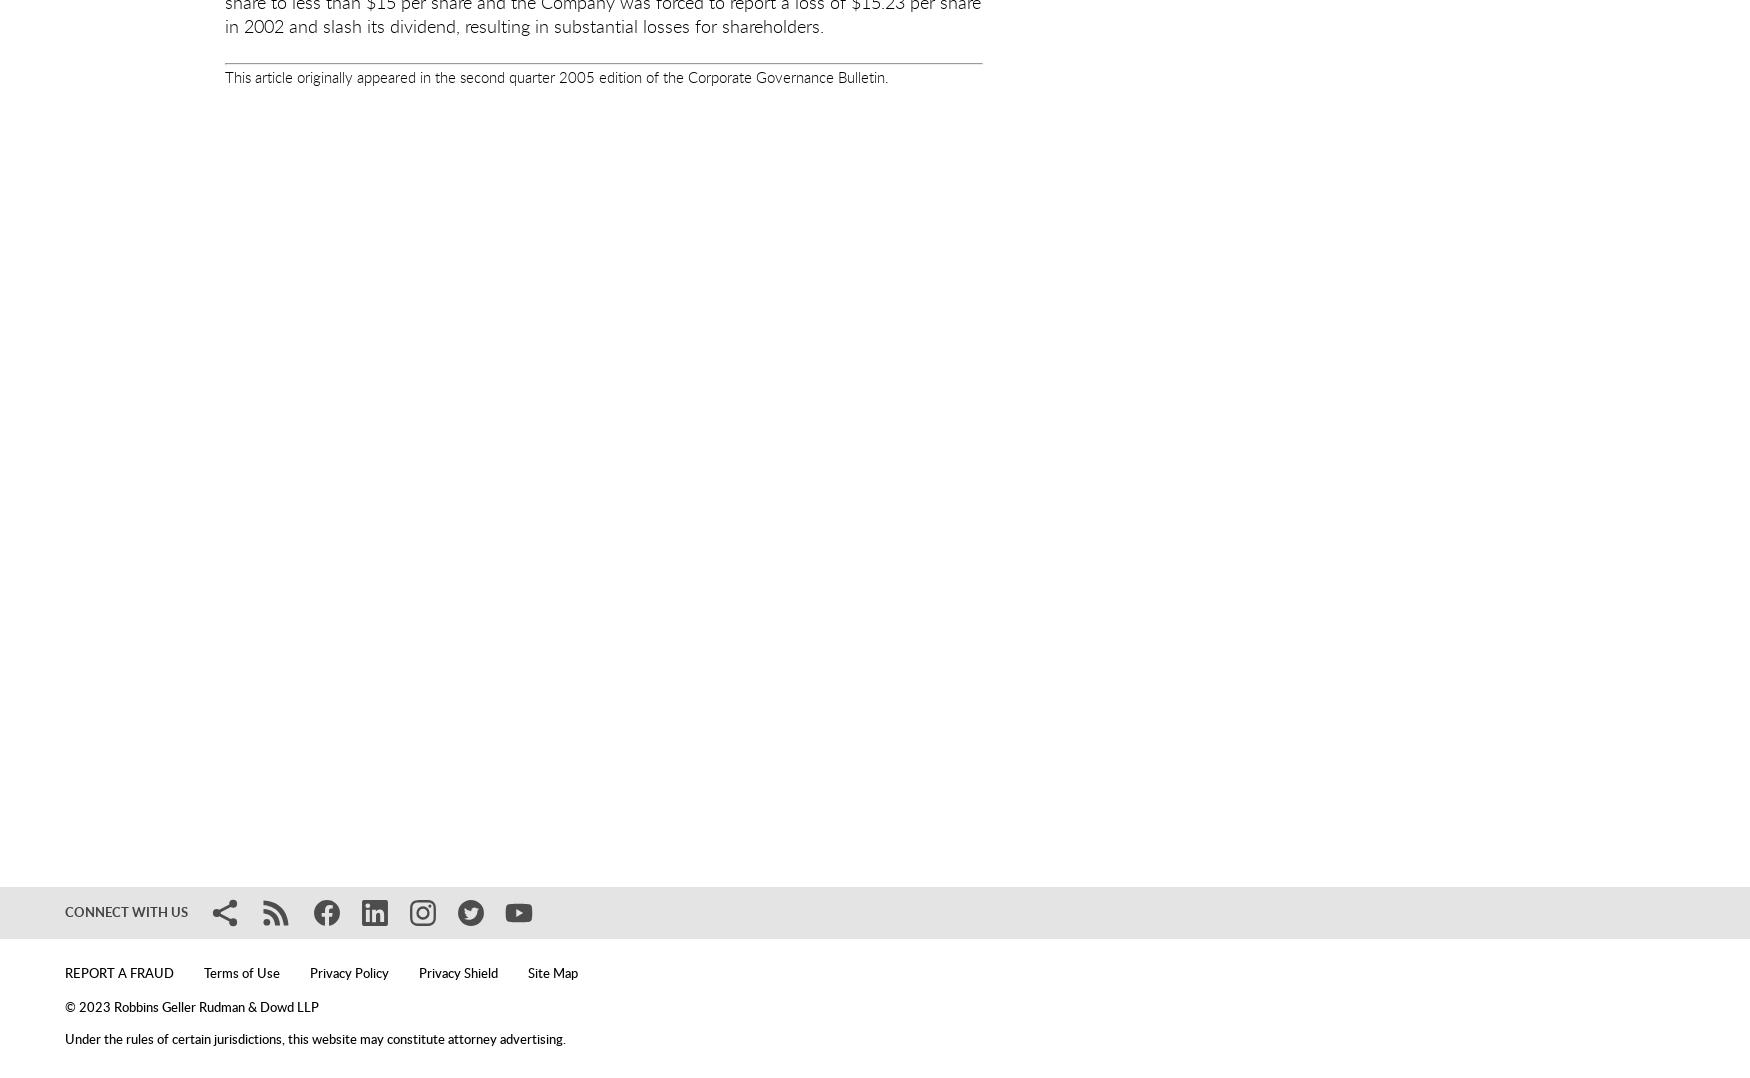  I want to click on 'Privacy Shield', so click(458, 974).